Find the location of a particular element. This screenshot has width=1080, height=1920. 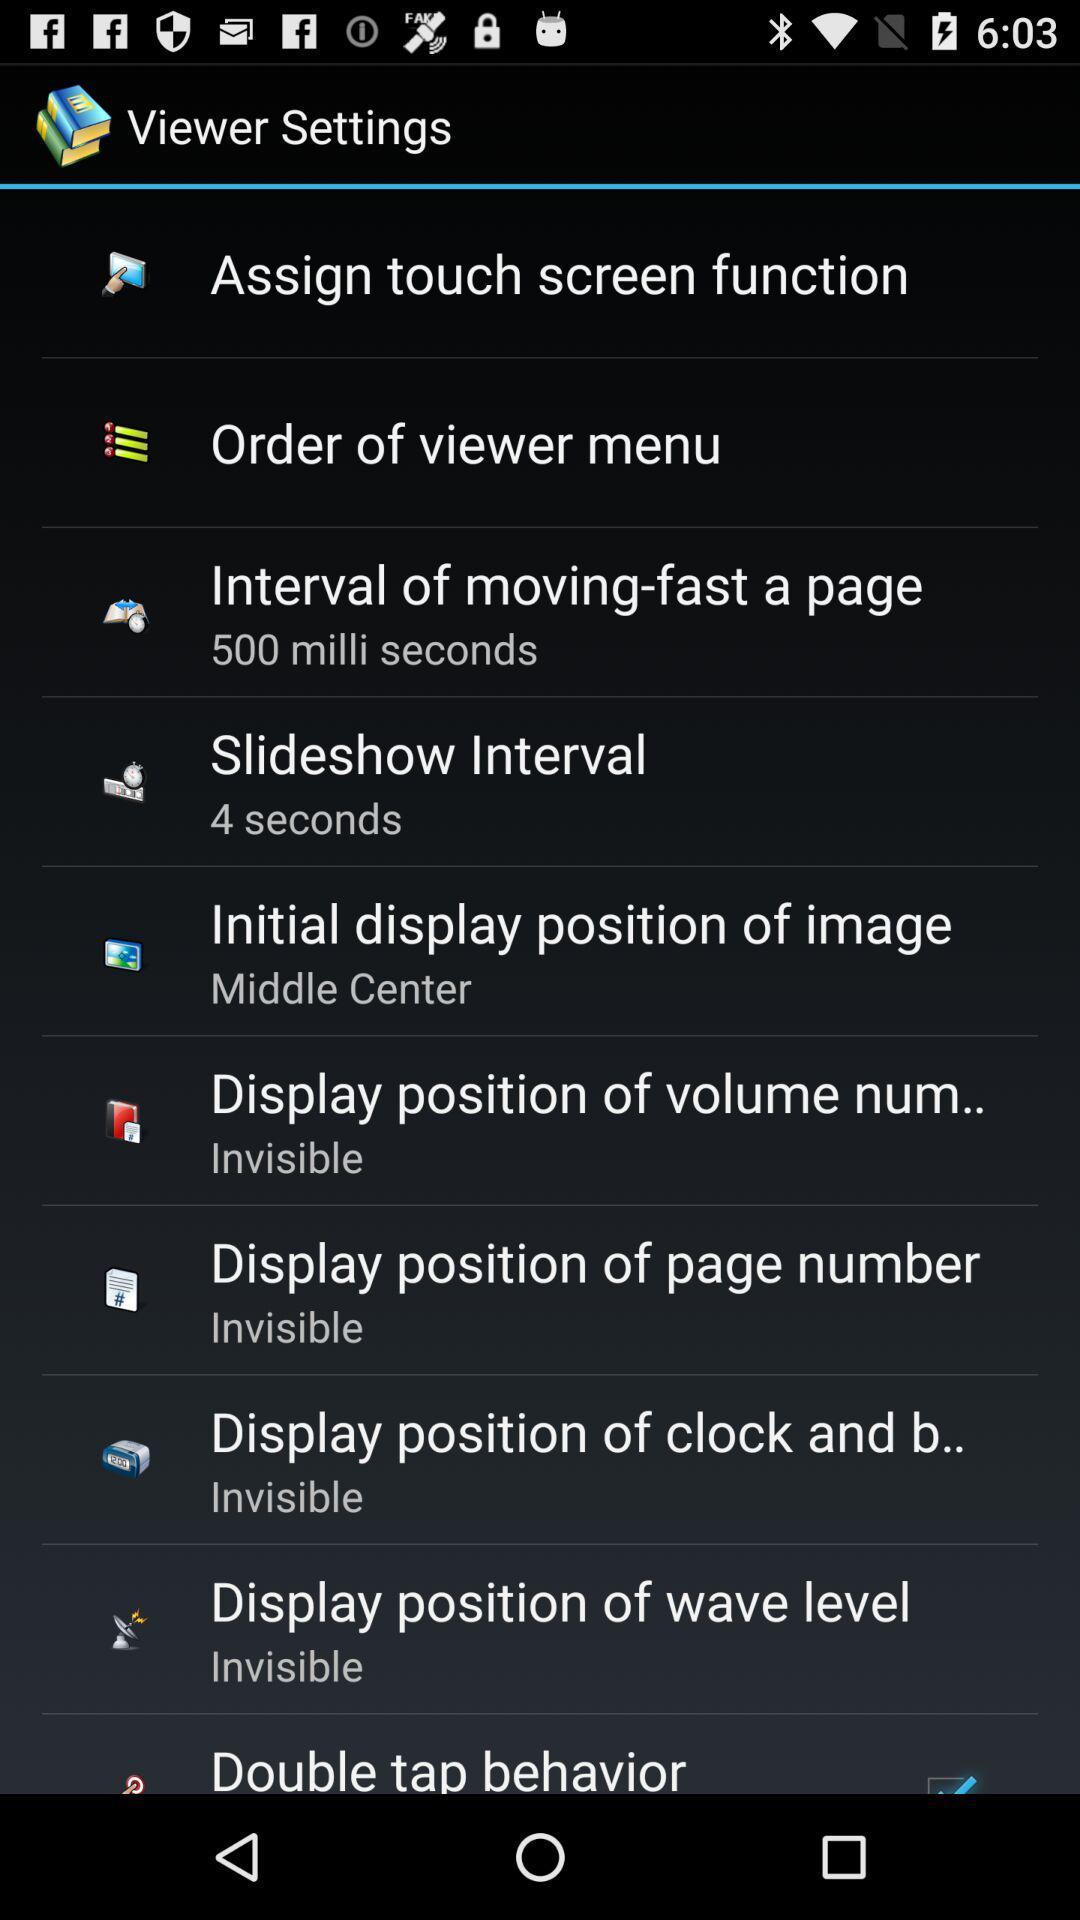

the slideshow interval icon is located at coordinates (427, 751).